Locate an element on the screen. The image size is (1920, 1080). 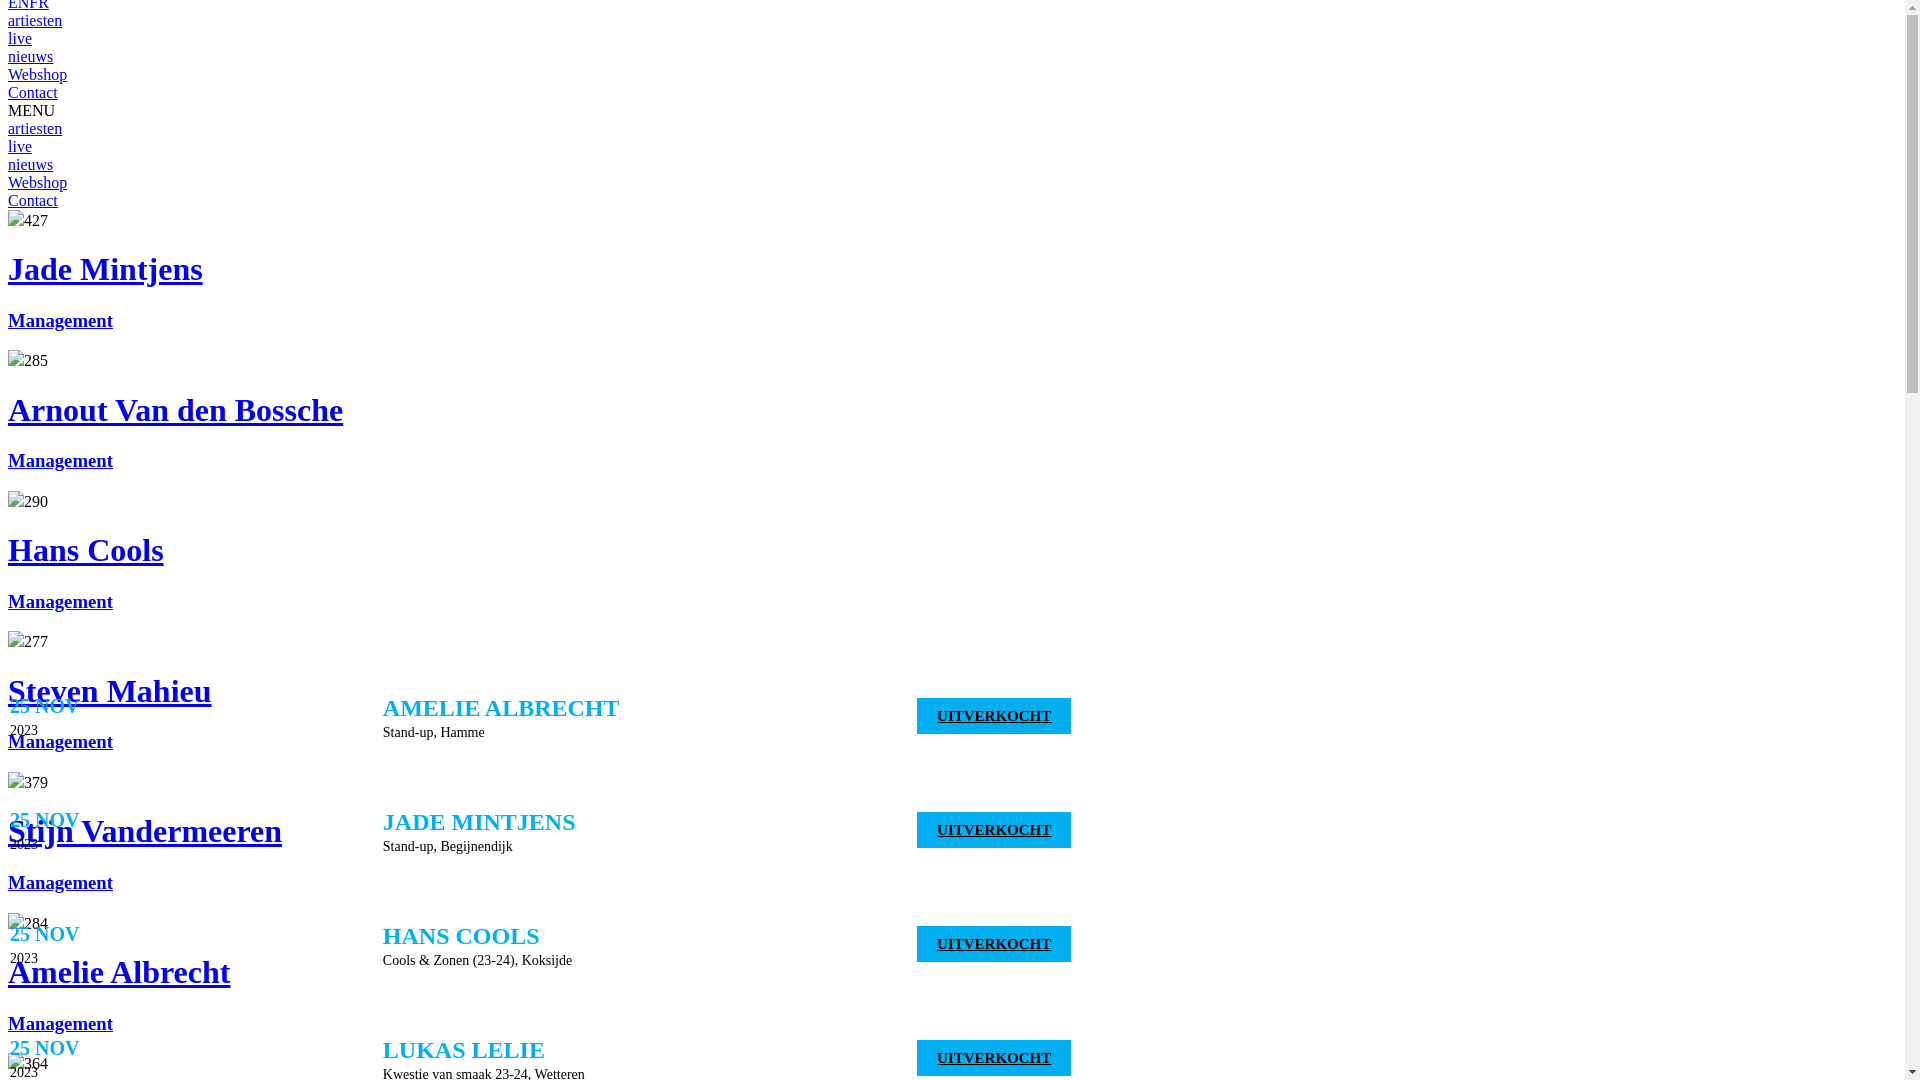
'Contact' is located at coordinates (33, 92).